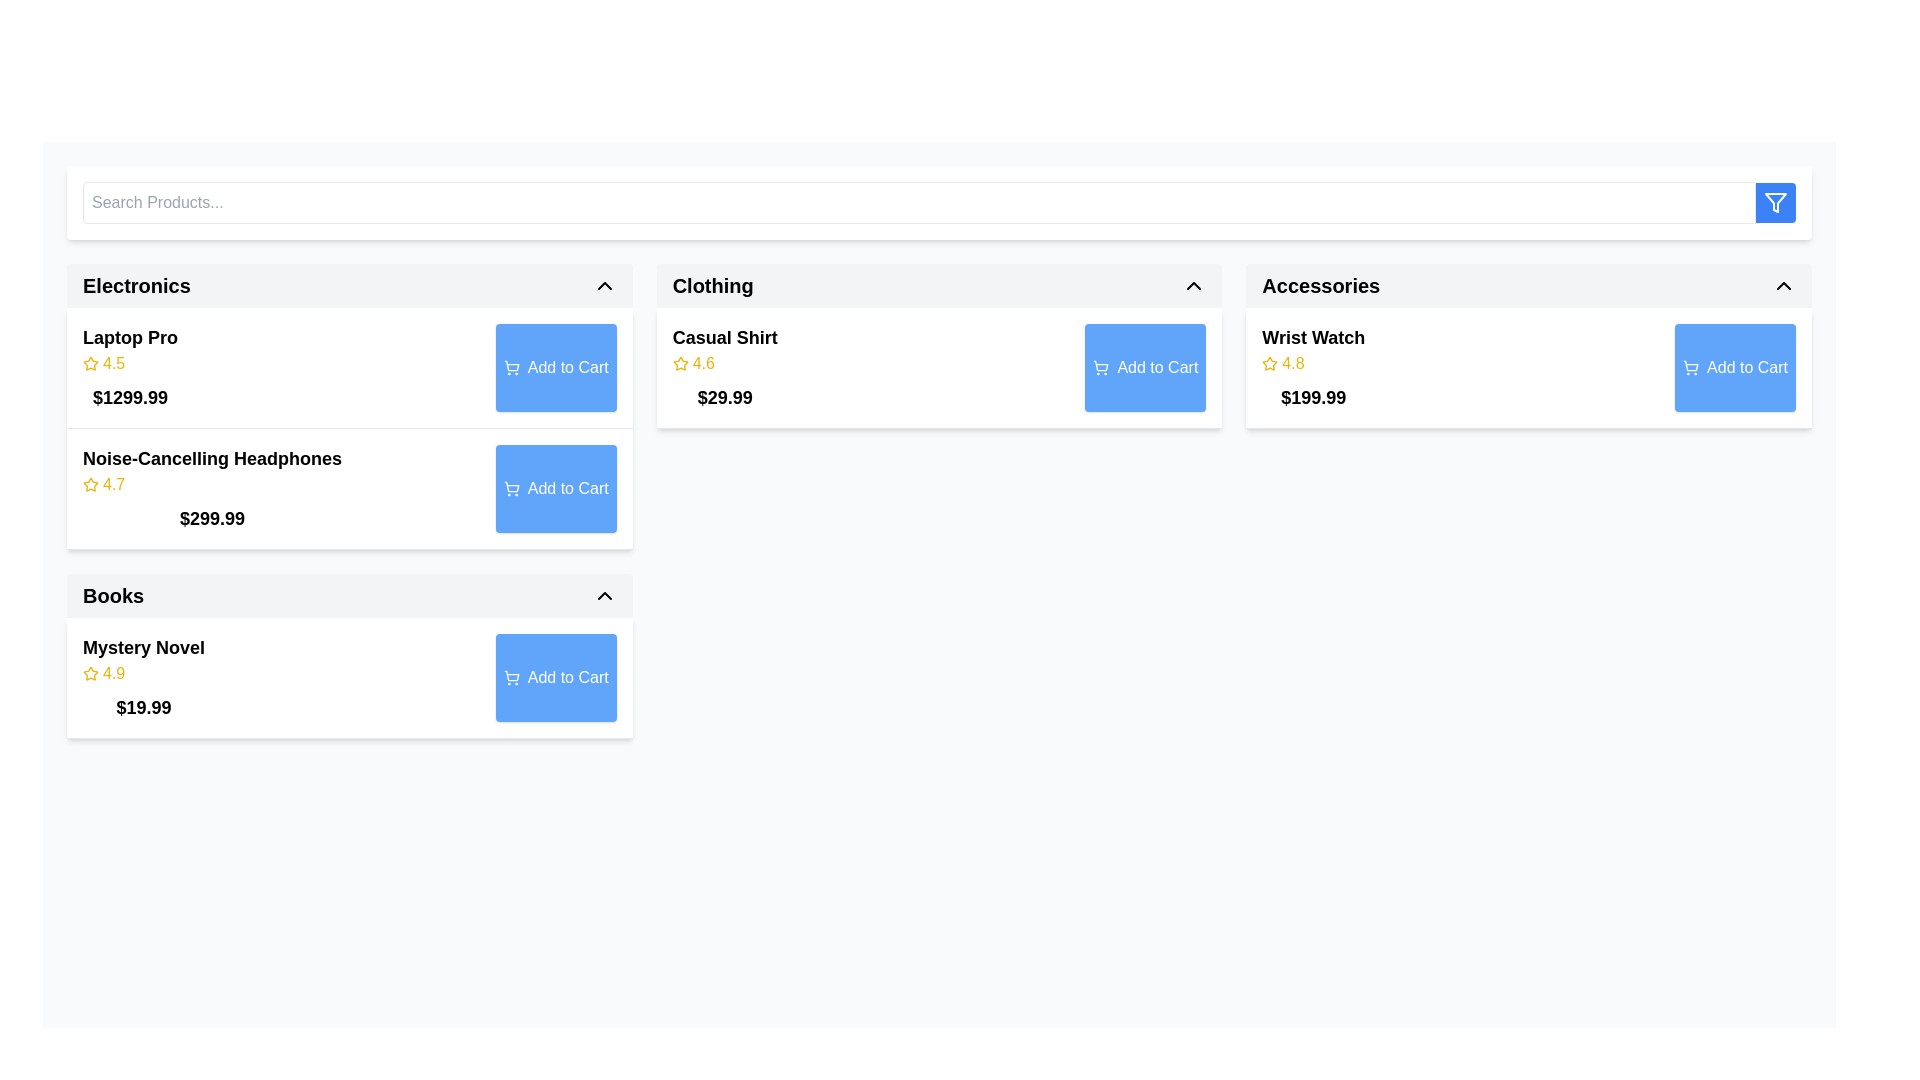 The height and width of the screenshot is (1080, 1920). What do you see at coordinates (567, 489) in the screenshot?
I see `the 'Add to Cart' button which is styled with a blue background and located to the right of the shopping cart icon, situated within the product section for 'Noise-Cancelling Headphones'` at bounding box center [567, 489].